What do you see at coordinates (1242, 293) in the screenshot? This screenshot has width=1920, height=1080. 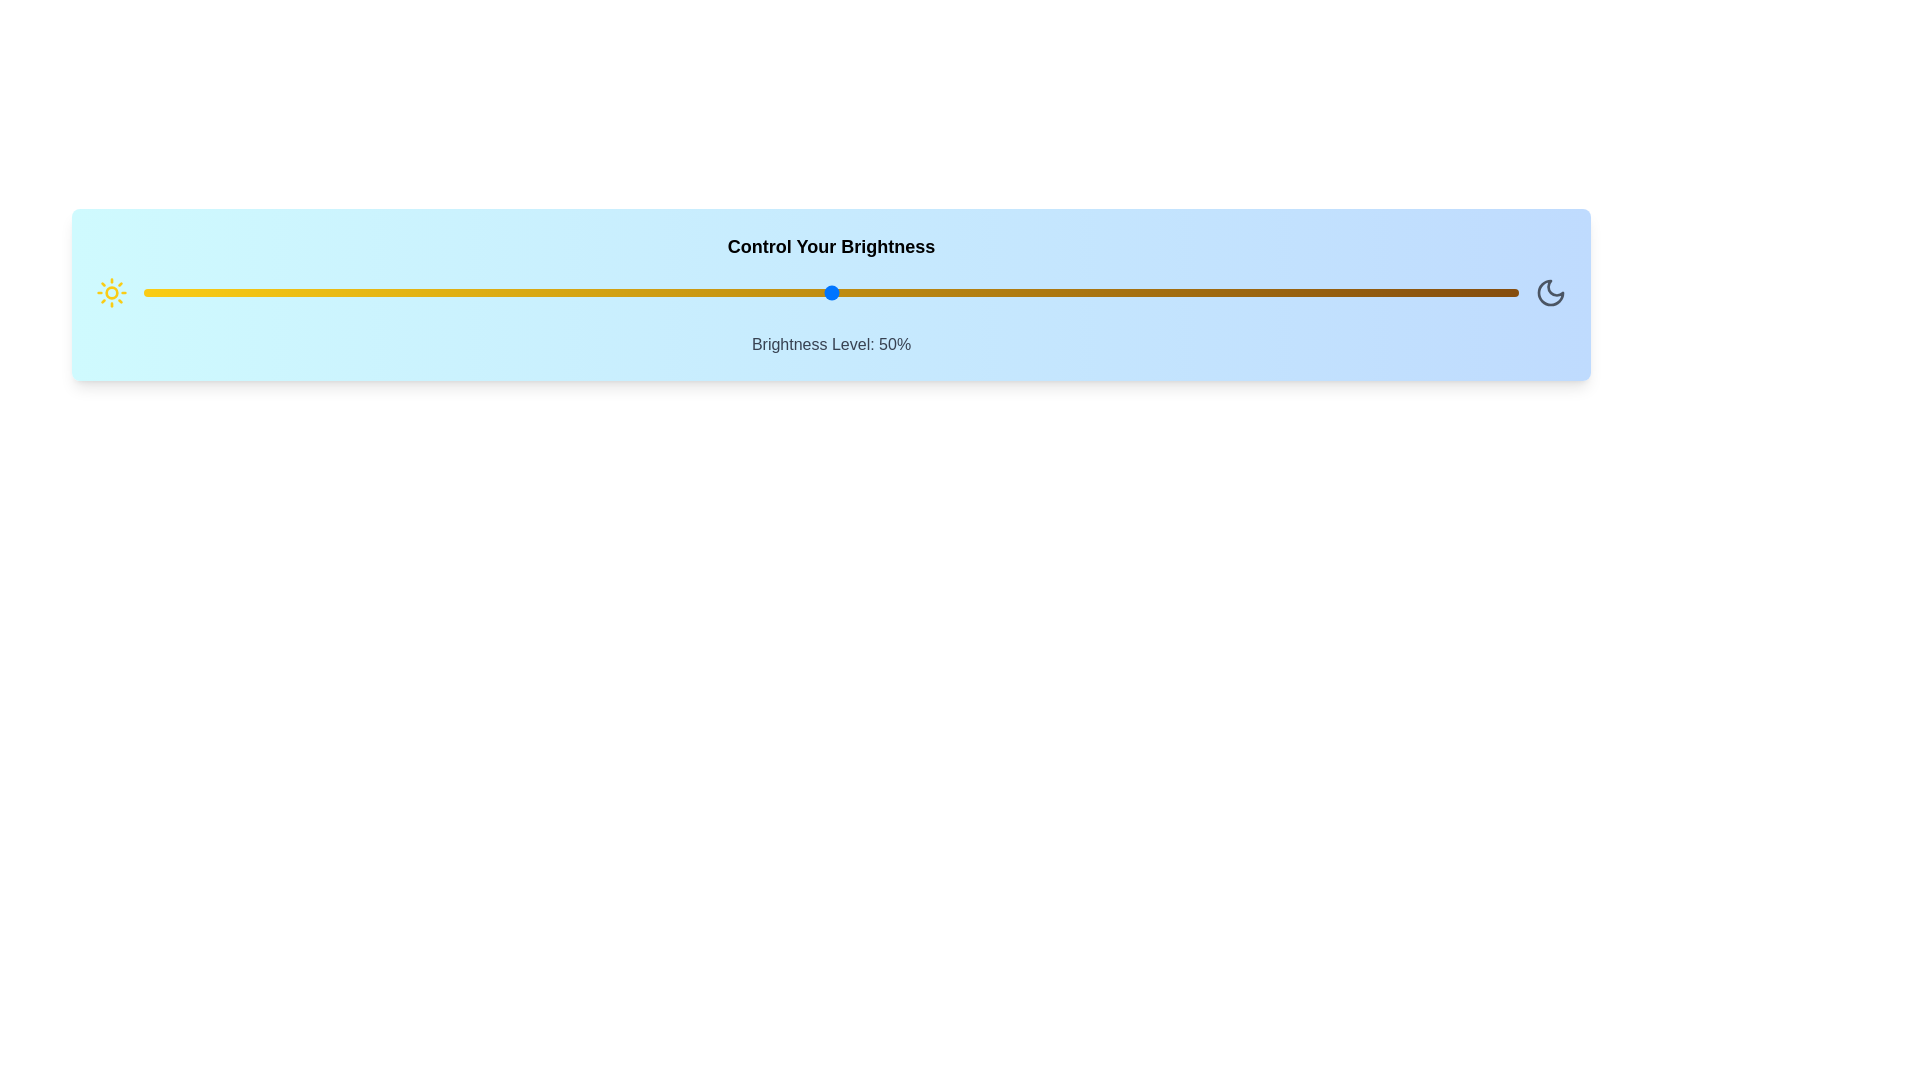 I see `the brightness to 80% using the slider` at bounding box center [1242, 293].